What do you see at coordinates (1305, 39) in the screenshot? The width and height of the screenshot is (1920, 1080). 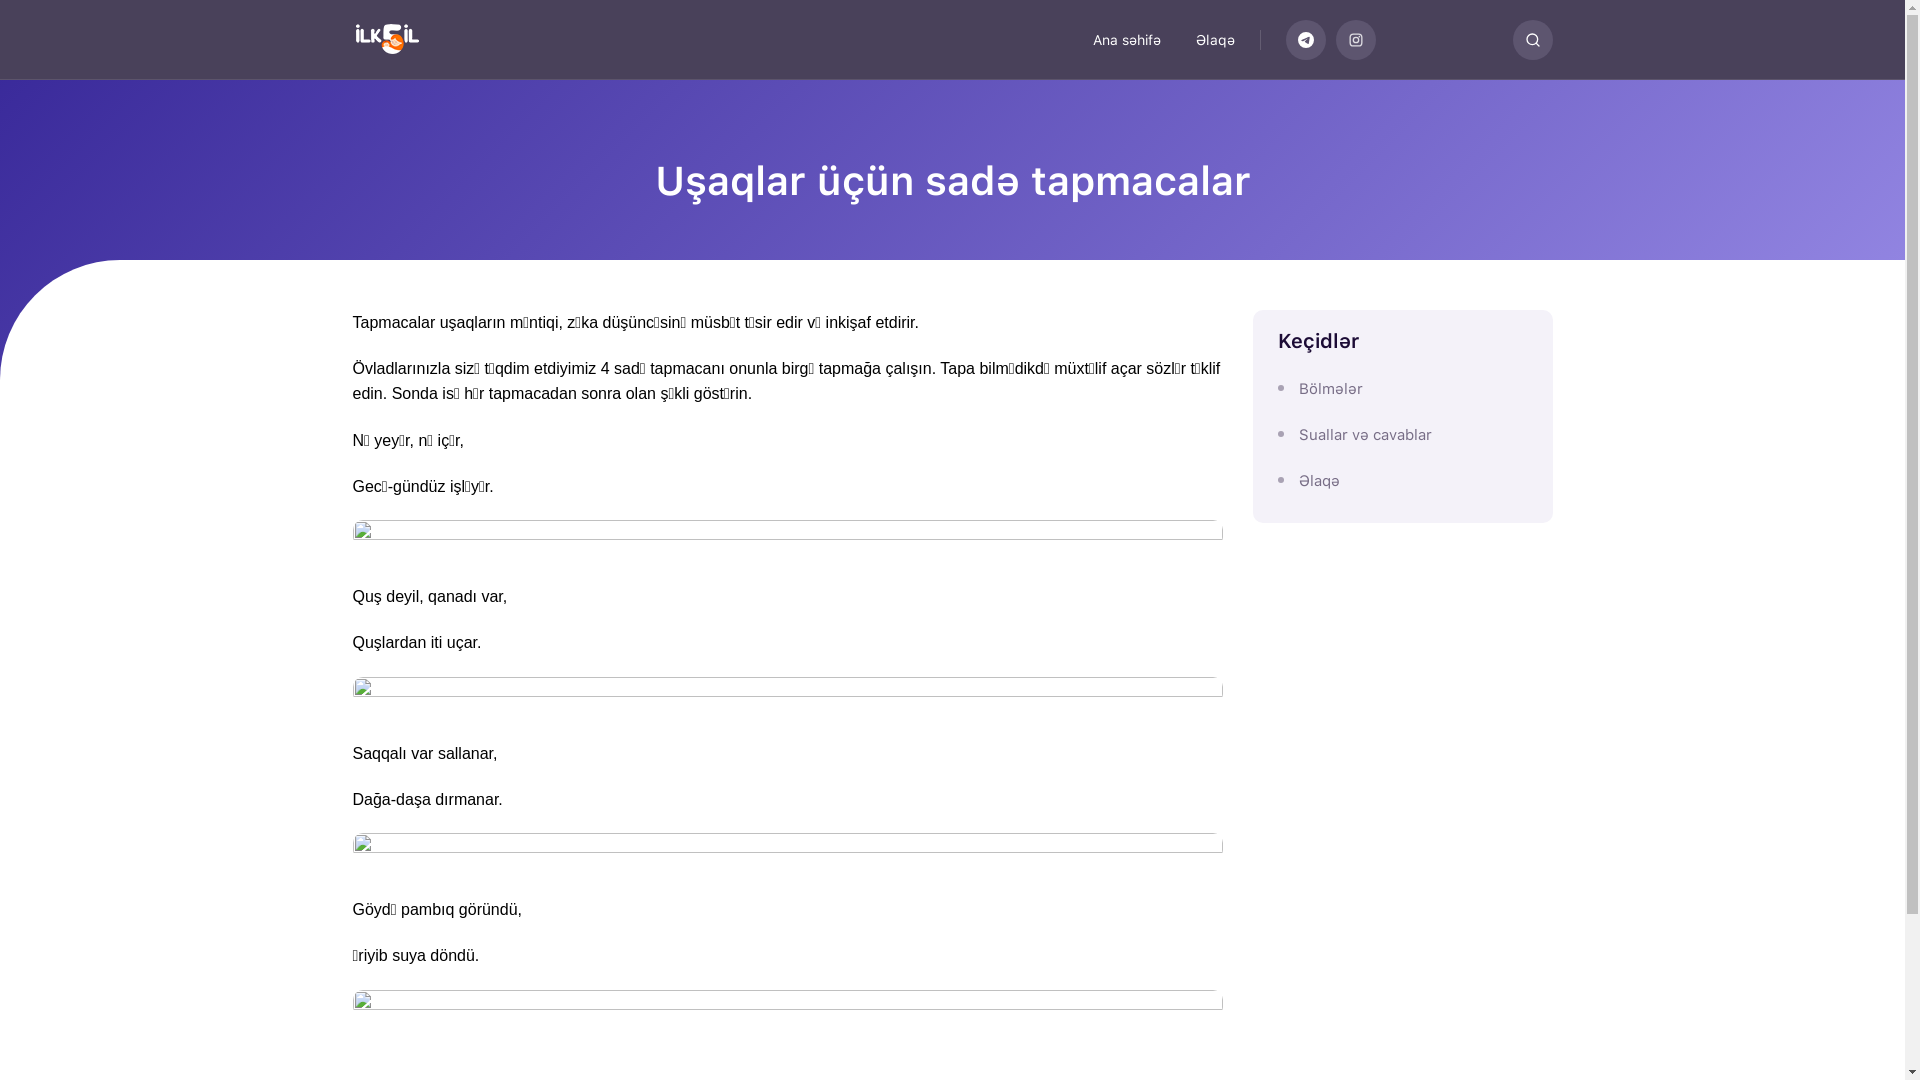 I see `'Telegram'` at bounding box center [1305, 39].